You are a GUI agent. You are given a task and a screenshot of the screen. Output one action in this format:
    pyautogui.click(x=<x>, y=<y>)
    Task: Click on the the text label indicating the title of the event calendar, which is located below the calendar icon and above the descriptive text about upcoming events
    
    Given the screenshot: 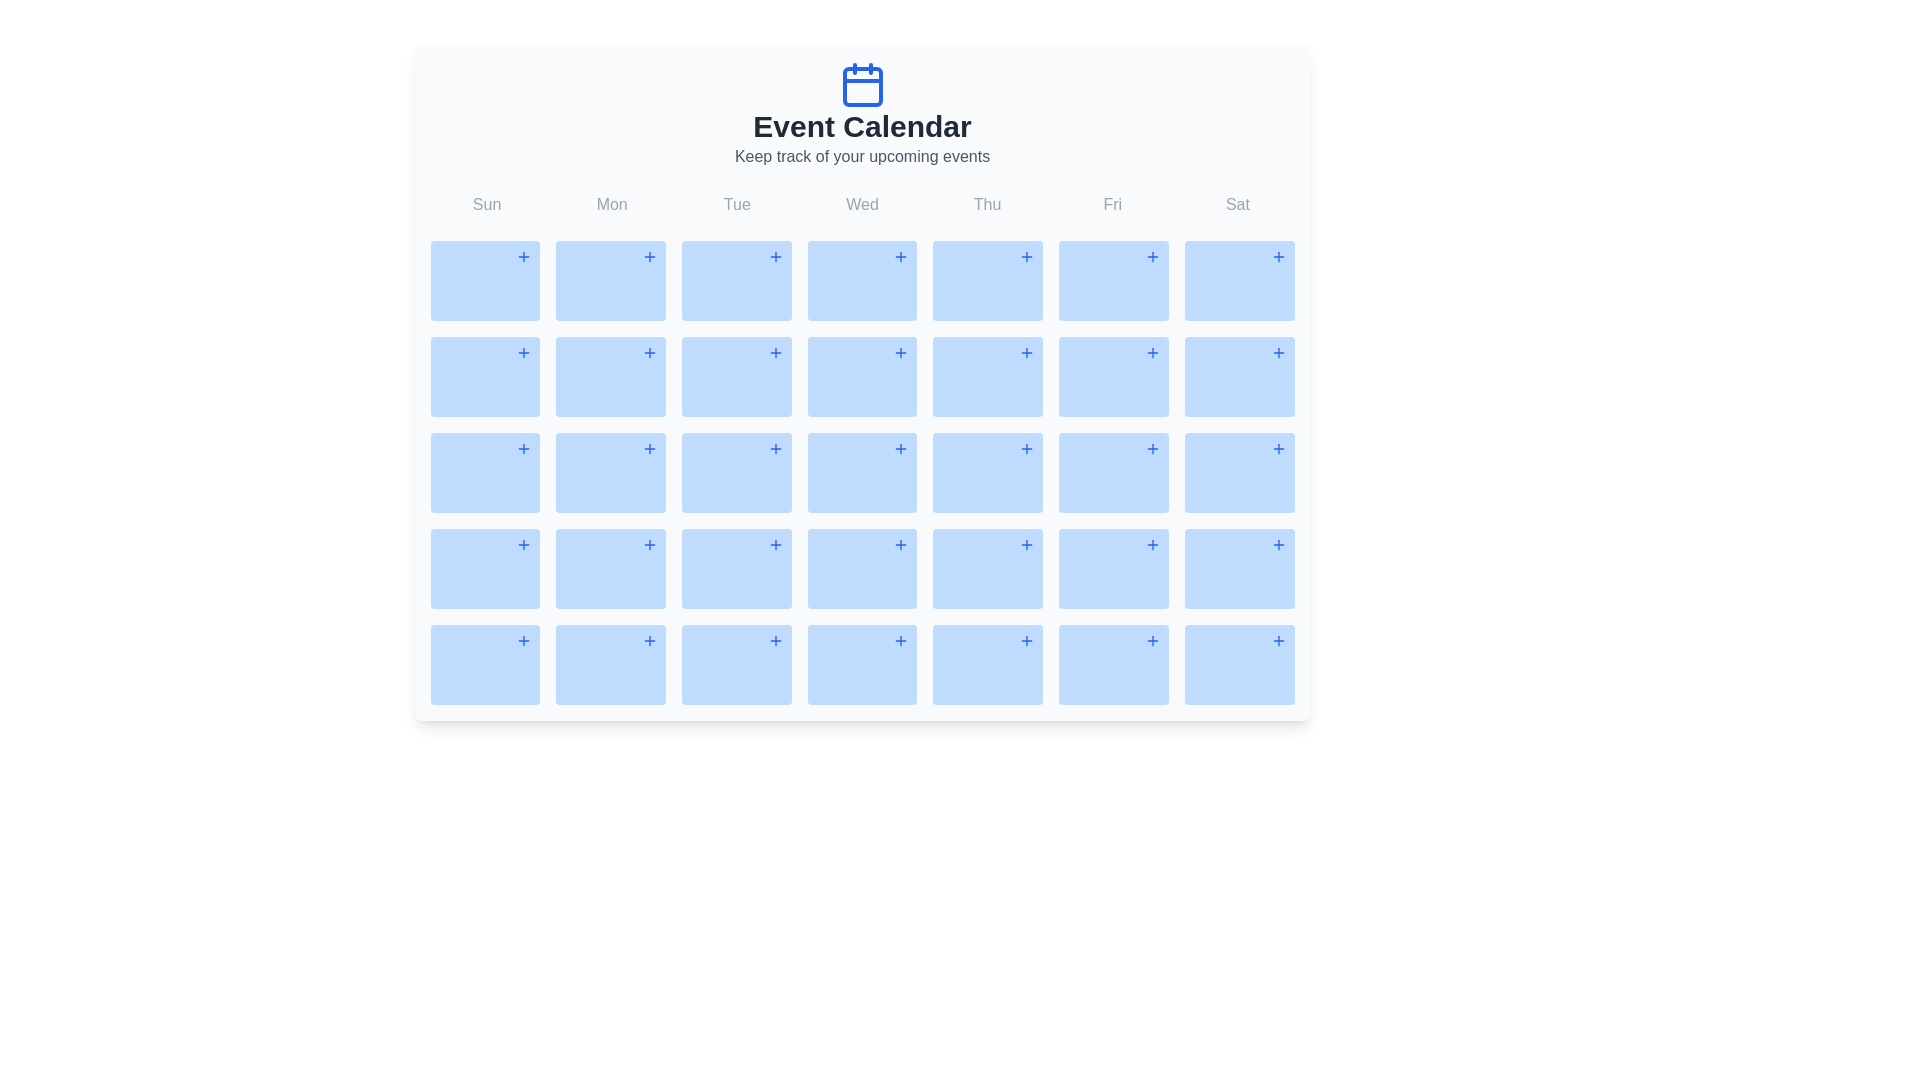 What is the action you would take?
    pyautogui.click(x=862, y=127)
    